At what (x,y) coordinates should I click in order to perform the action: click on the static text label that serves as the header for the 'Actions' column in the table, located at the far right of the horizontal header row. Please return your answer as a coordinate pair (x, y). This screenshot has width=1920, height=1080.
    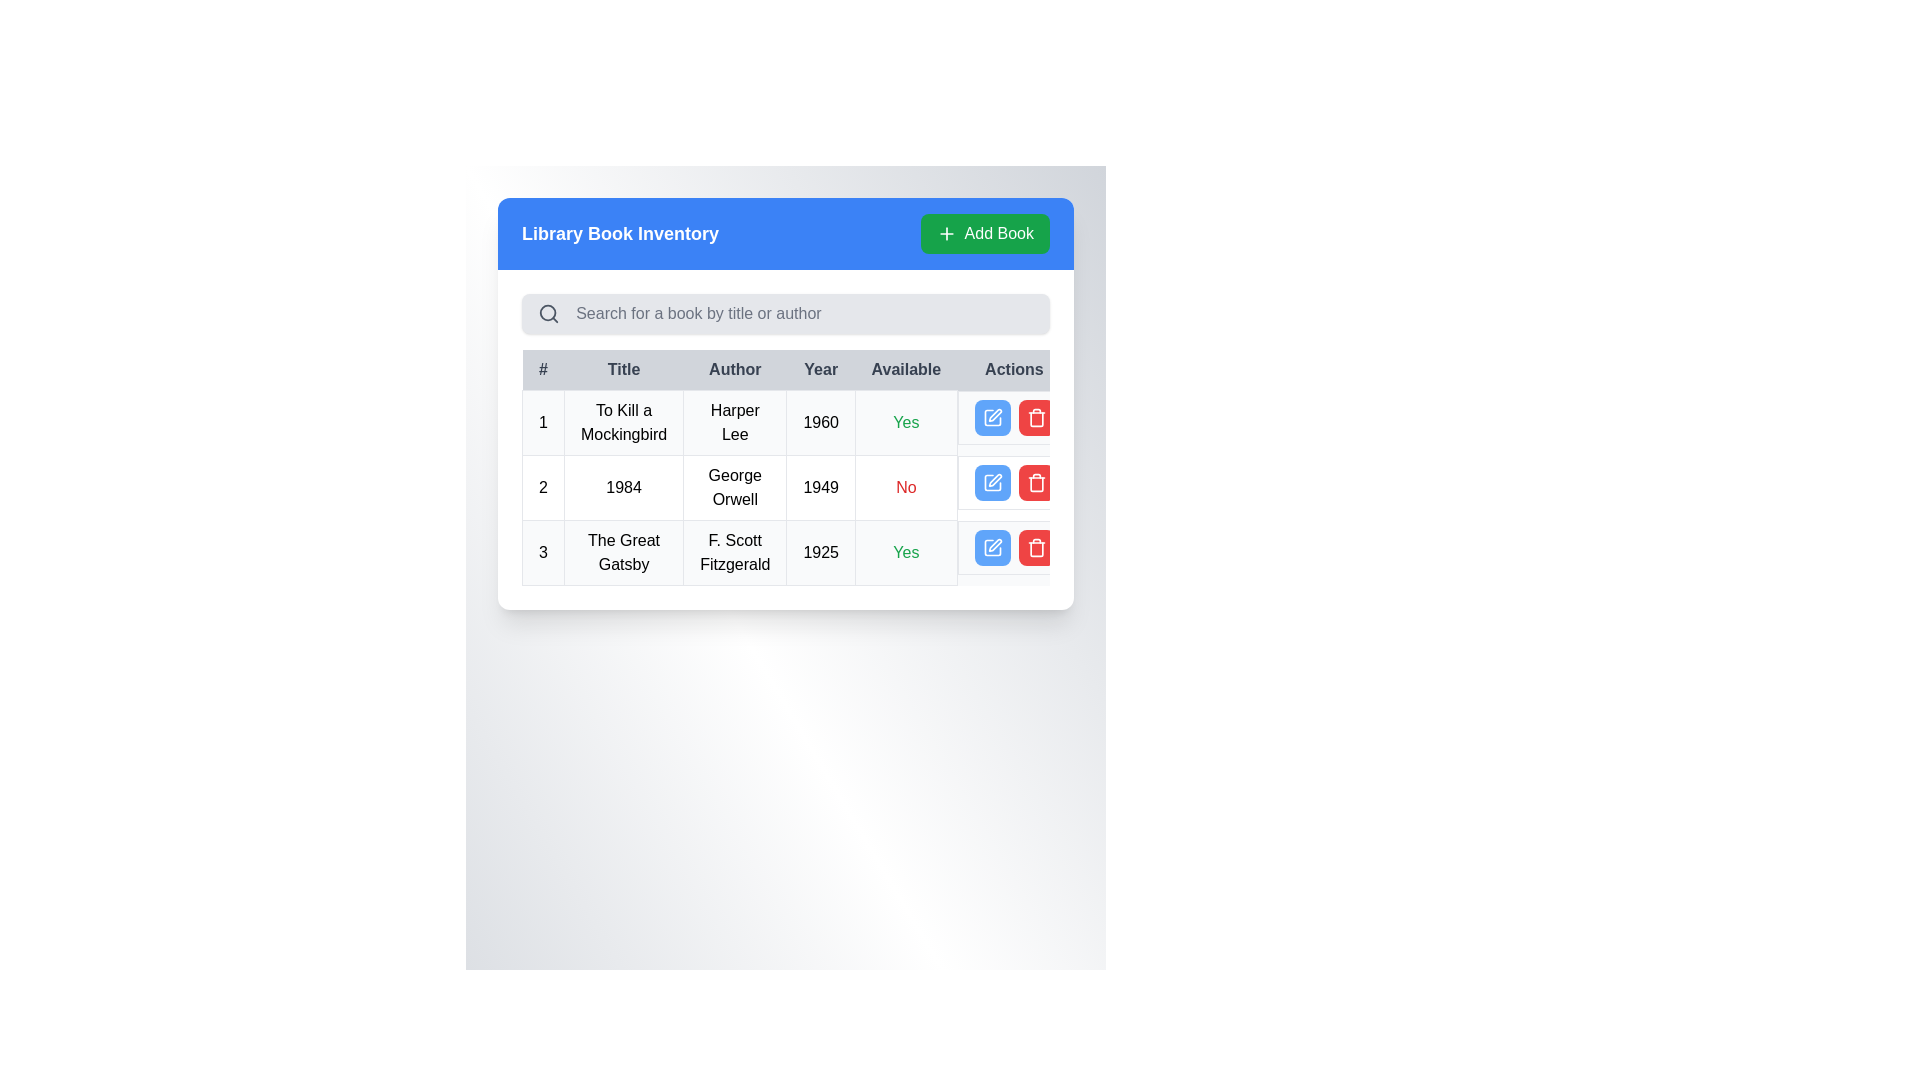
    Looking at the image, I should click on (1014, 370).